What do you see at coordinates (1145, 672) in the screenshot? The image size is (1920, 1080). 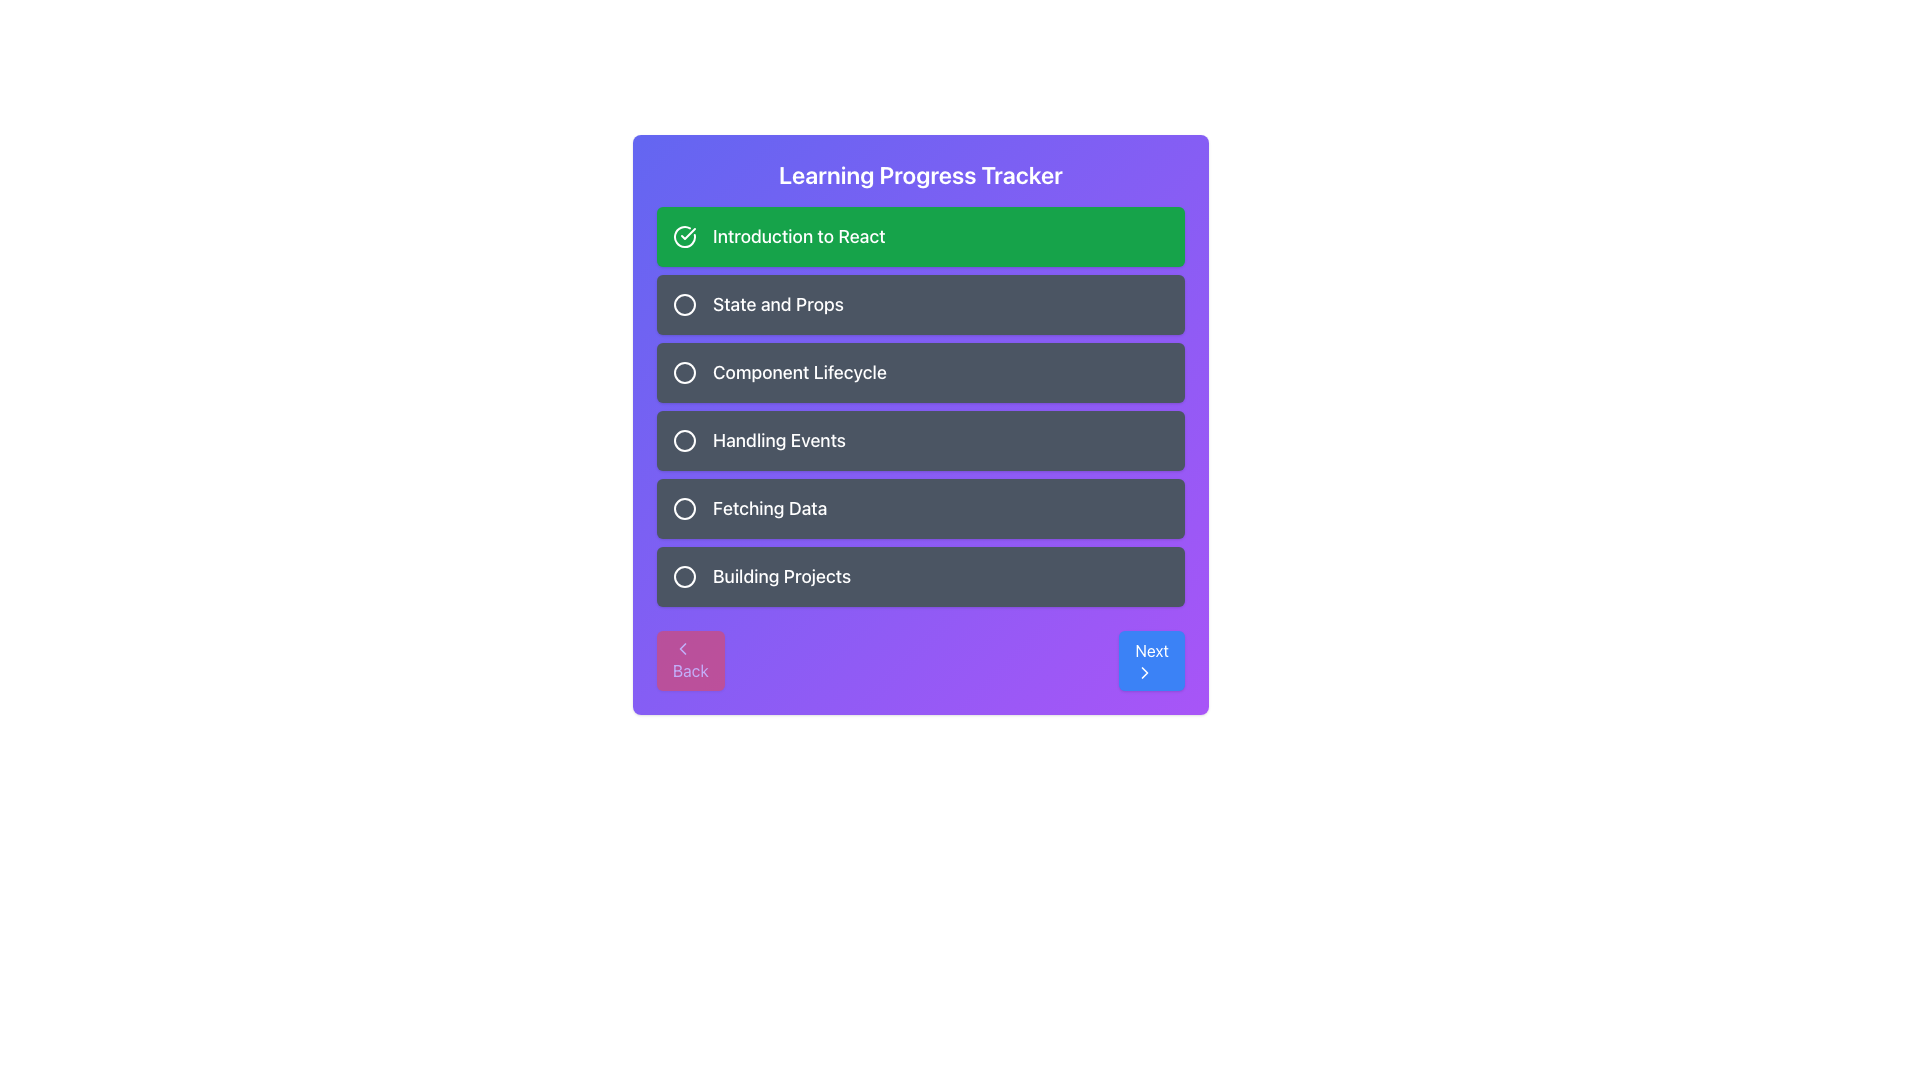 I see `the chevron icon within the 'Next' button located at the bottom-right corner of the interface` at bounding box center [1145, 672].